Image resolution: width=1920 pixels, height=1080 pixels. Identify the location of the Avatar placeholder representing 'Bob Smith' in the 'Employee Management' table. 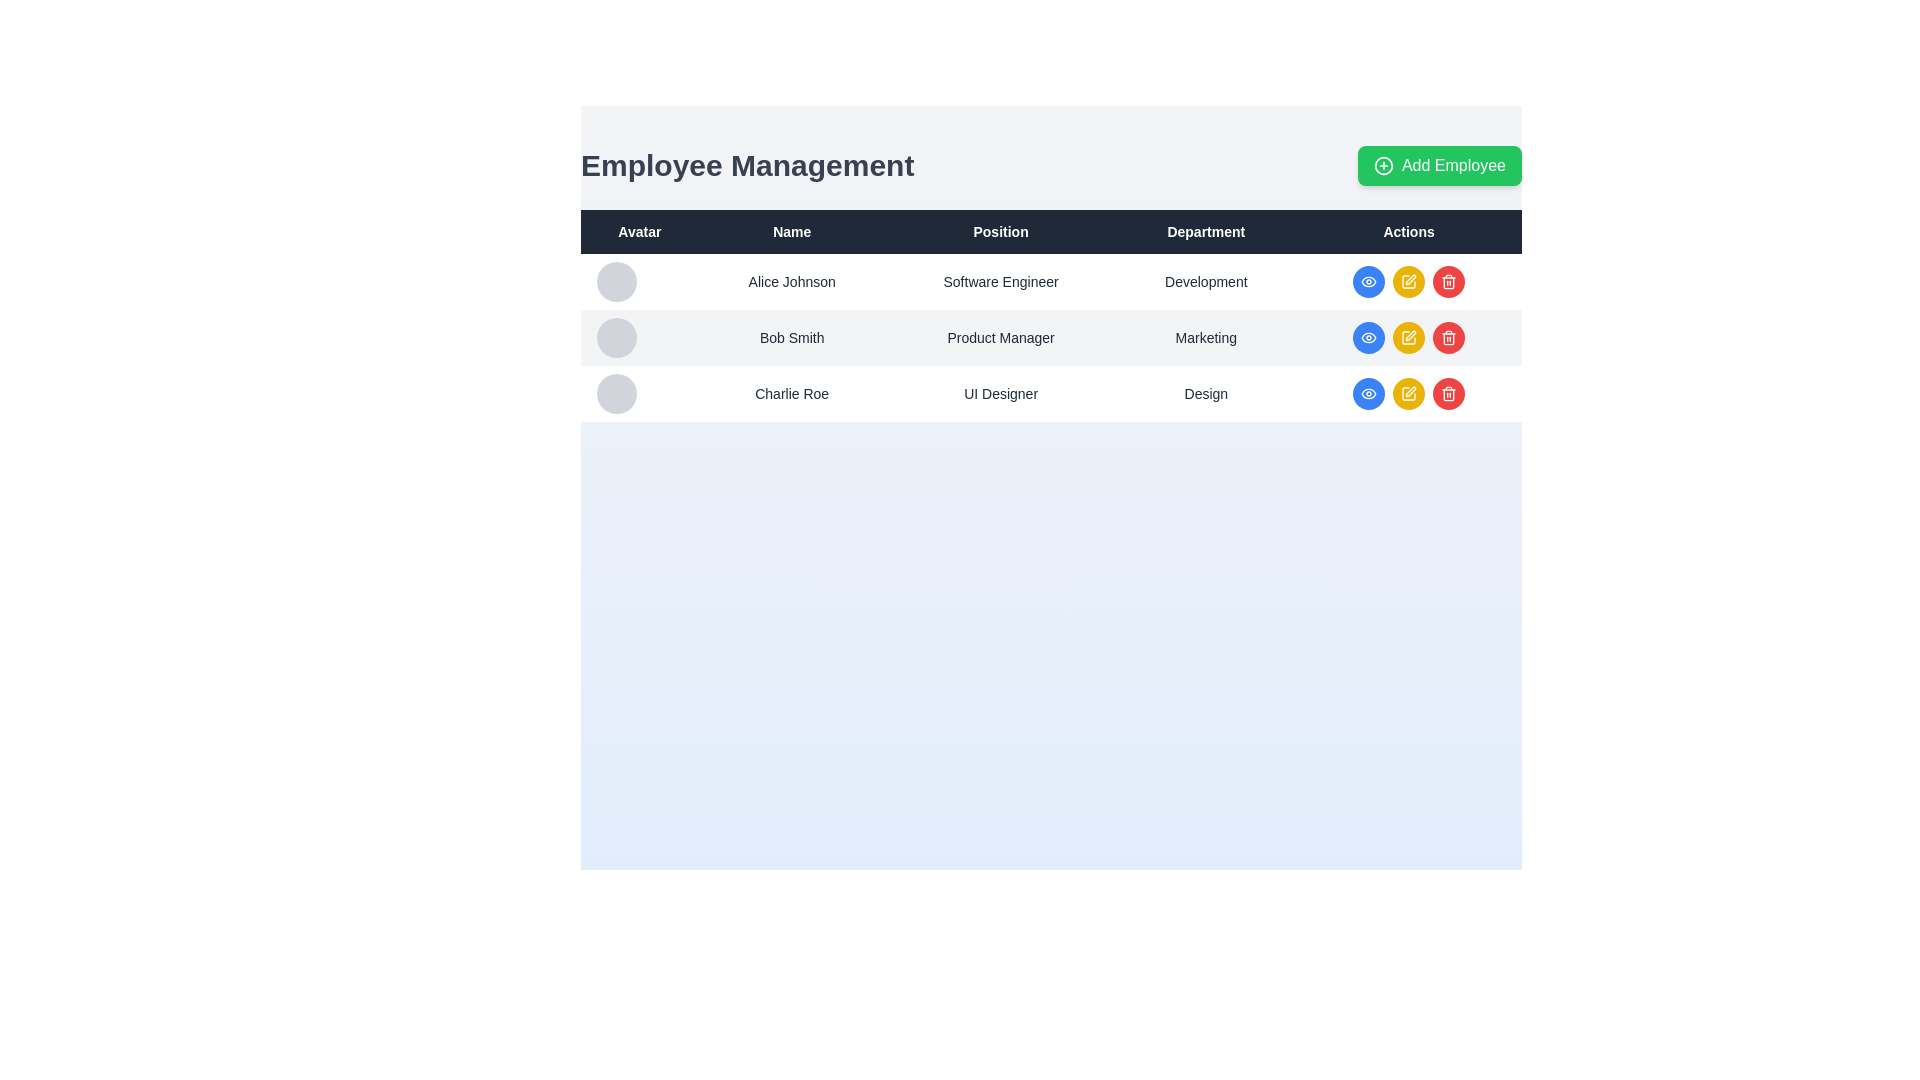
(616, 337).